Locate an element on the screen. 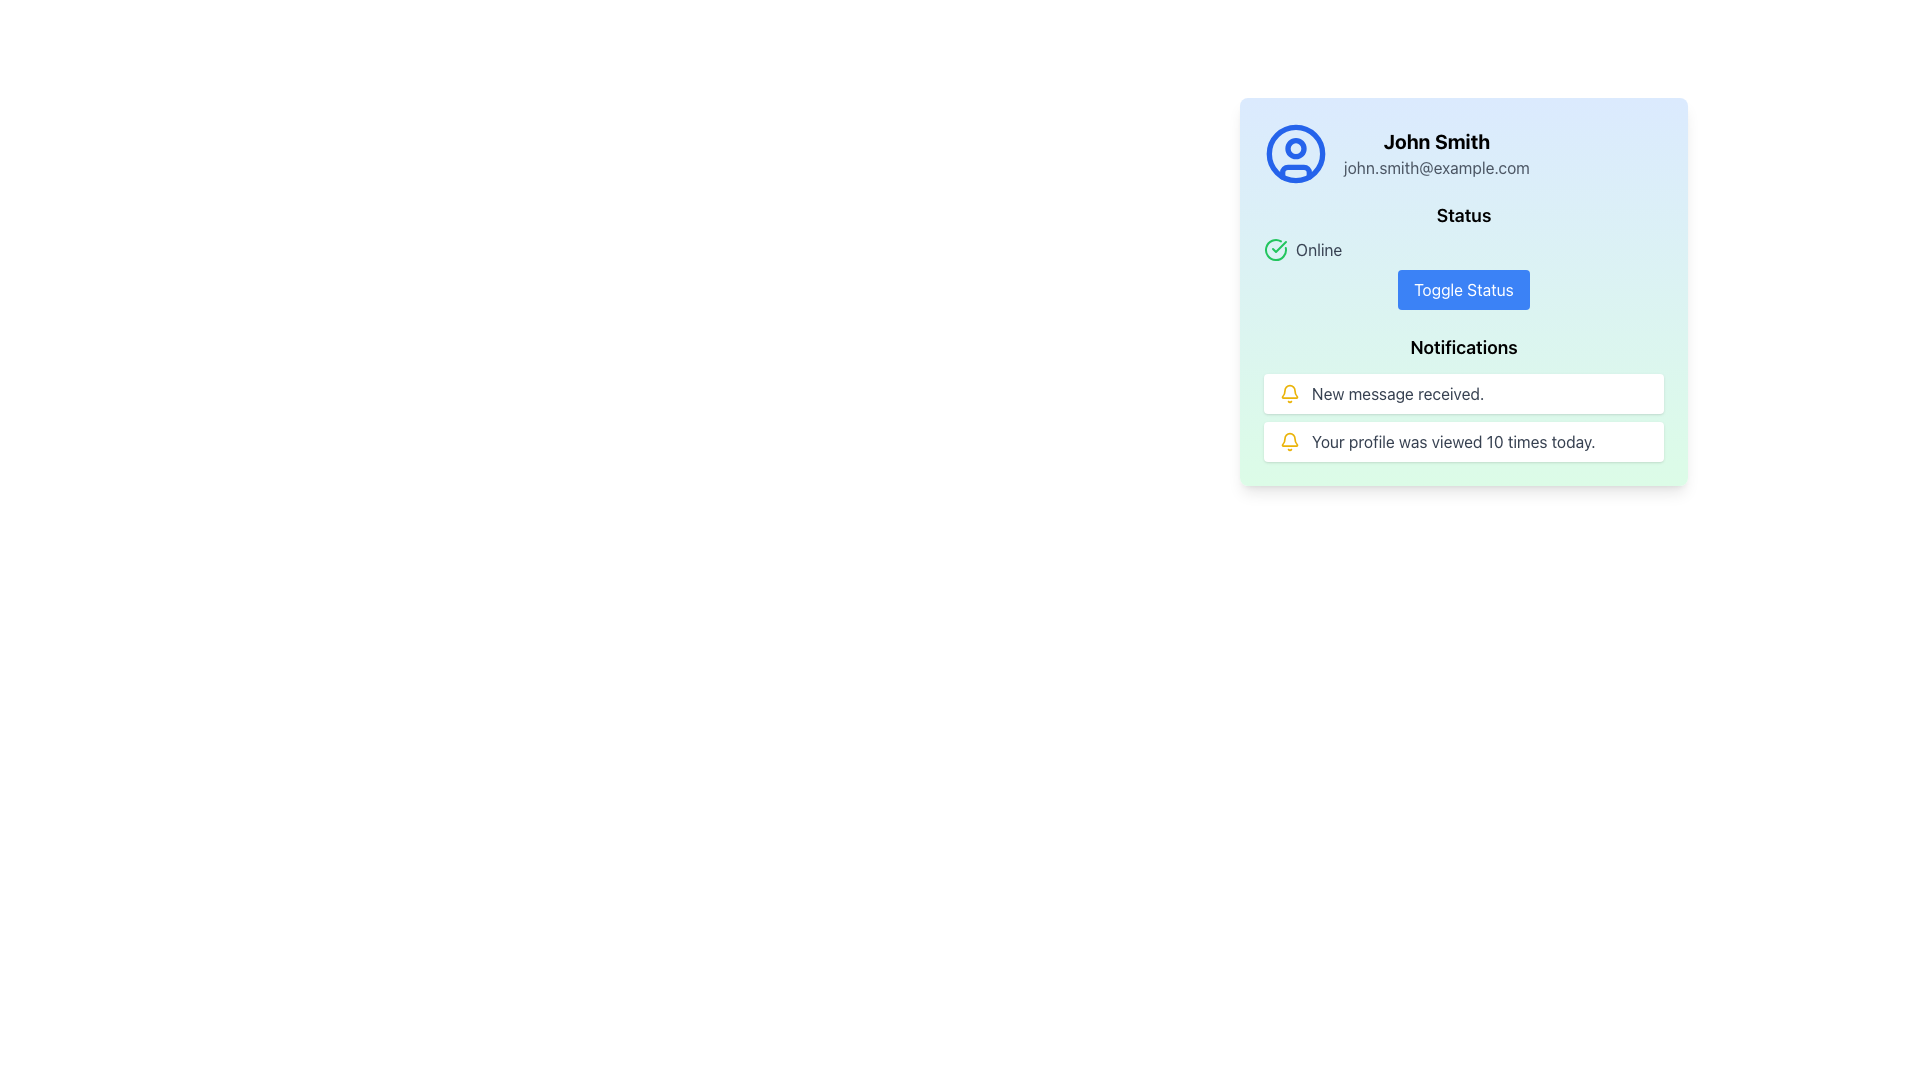 This screenshot has height=1080, width=1920. on the Circular User Icon representing the user profile of 'John Smith', located above the text 'John Smith' and 'john.smith@example.com' is located at coordinates (1296, 153).